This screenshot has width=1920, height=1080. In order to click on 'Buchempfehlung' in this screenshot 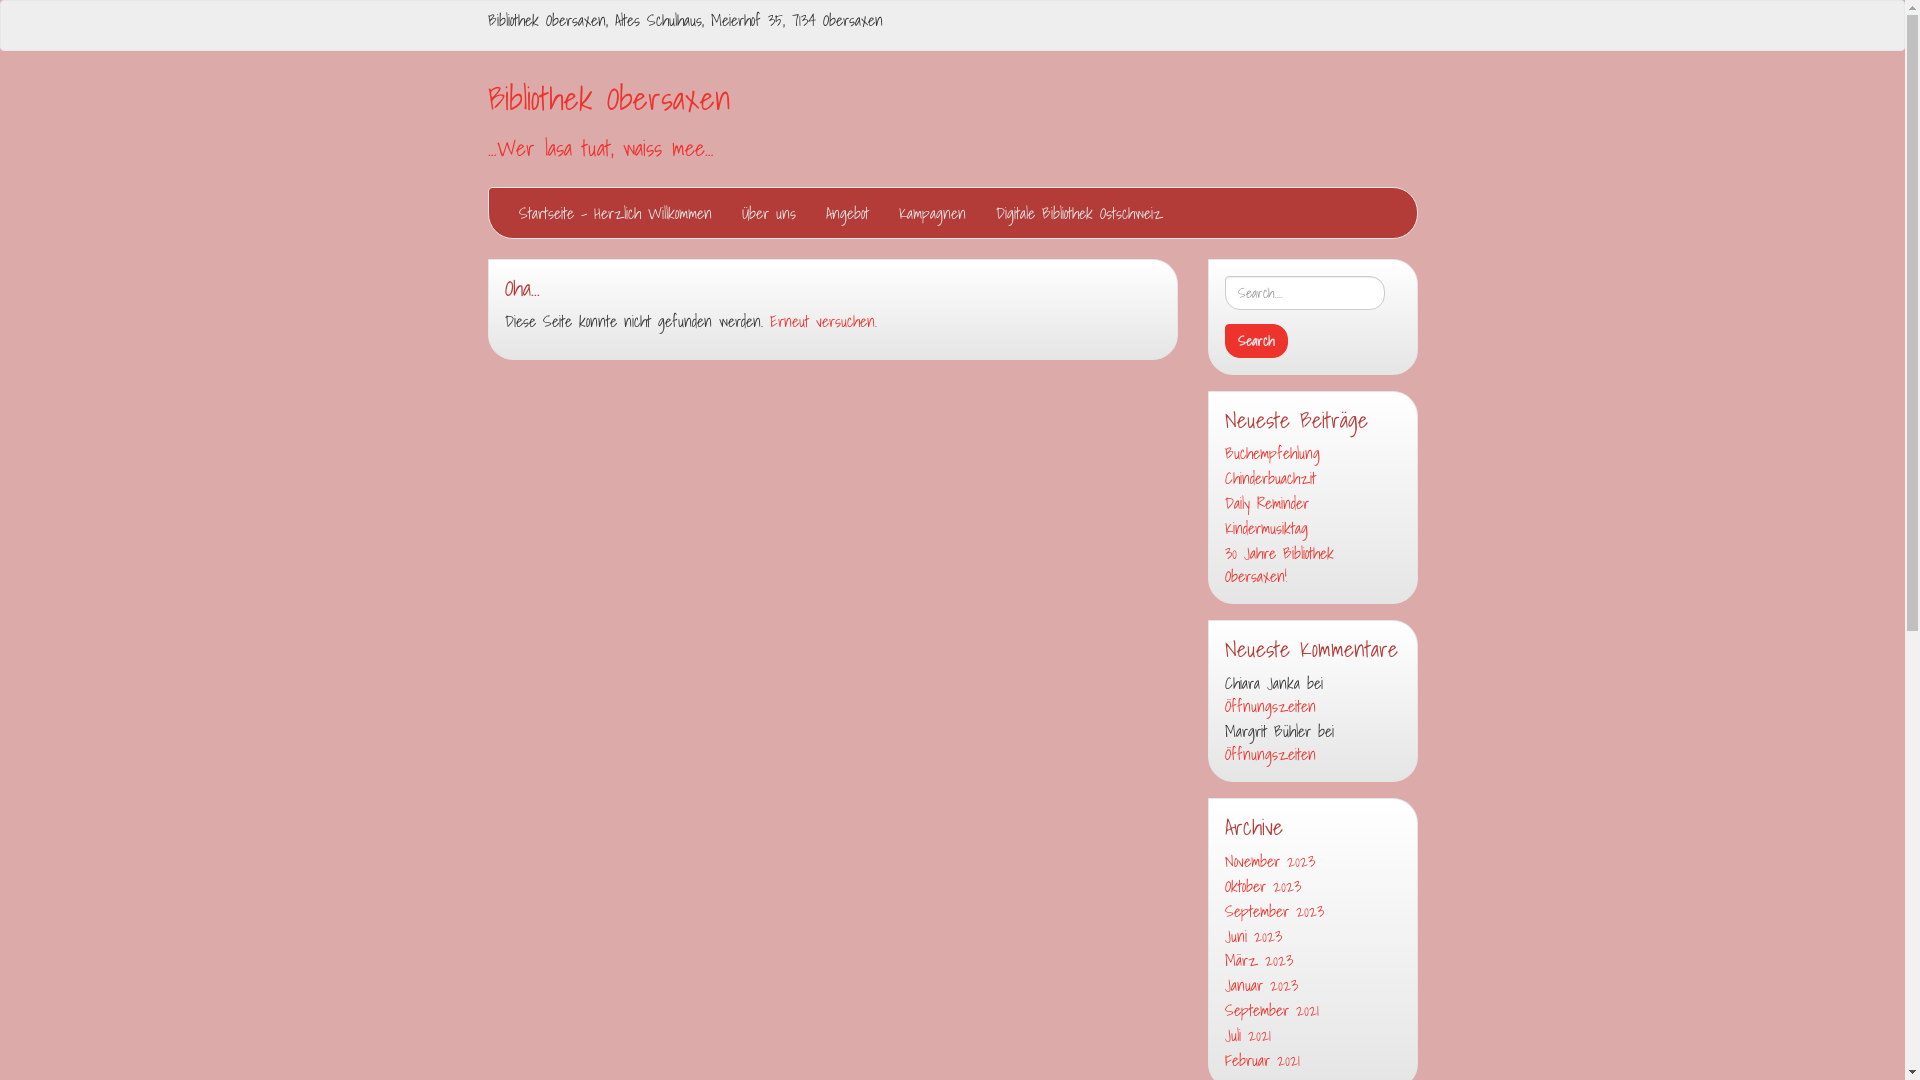, I will do `click(1311, 453)`.